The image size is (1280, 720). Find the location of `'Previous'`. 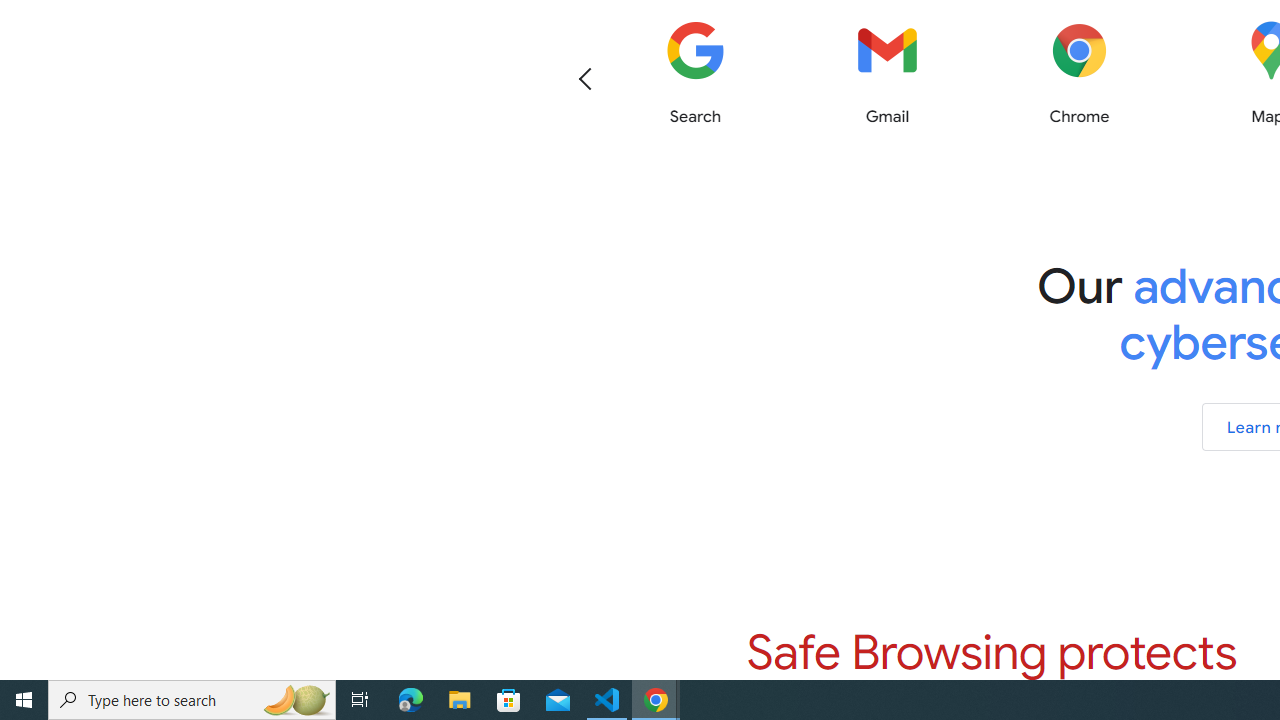

'Previous' is located at coordinates (584, 77).